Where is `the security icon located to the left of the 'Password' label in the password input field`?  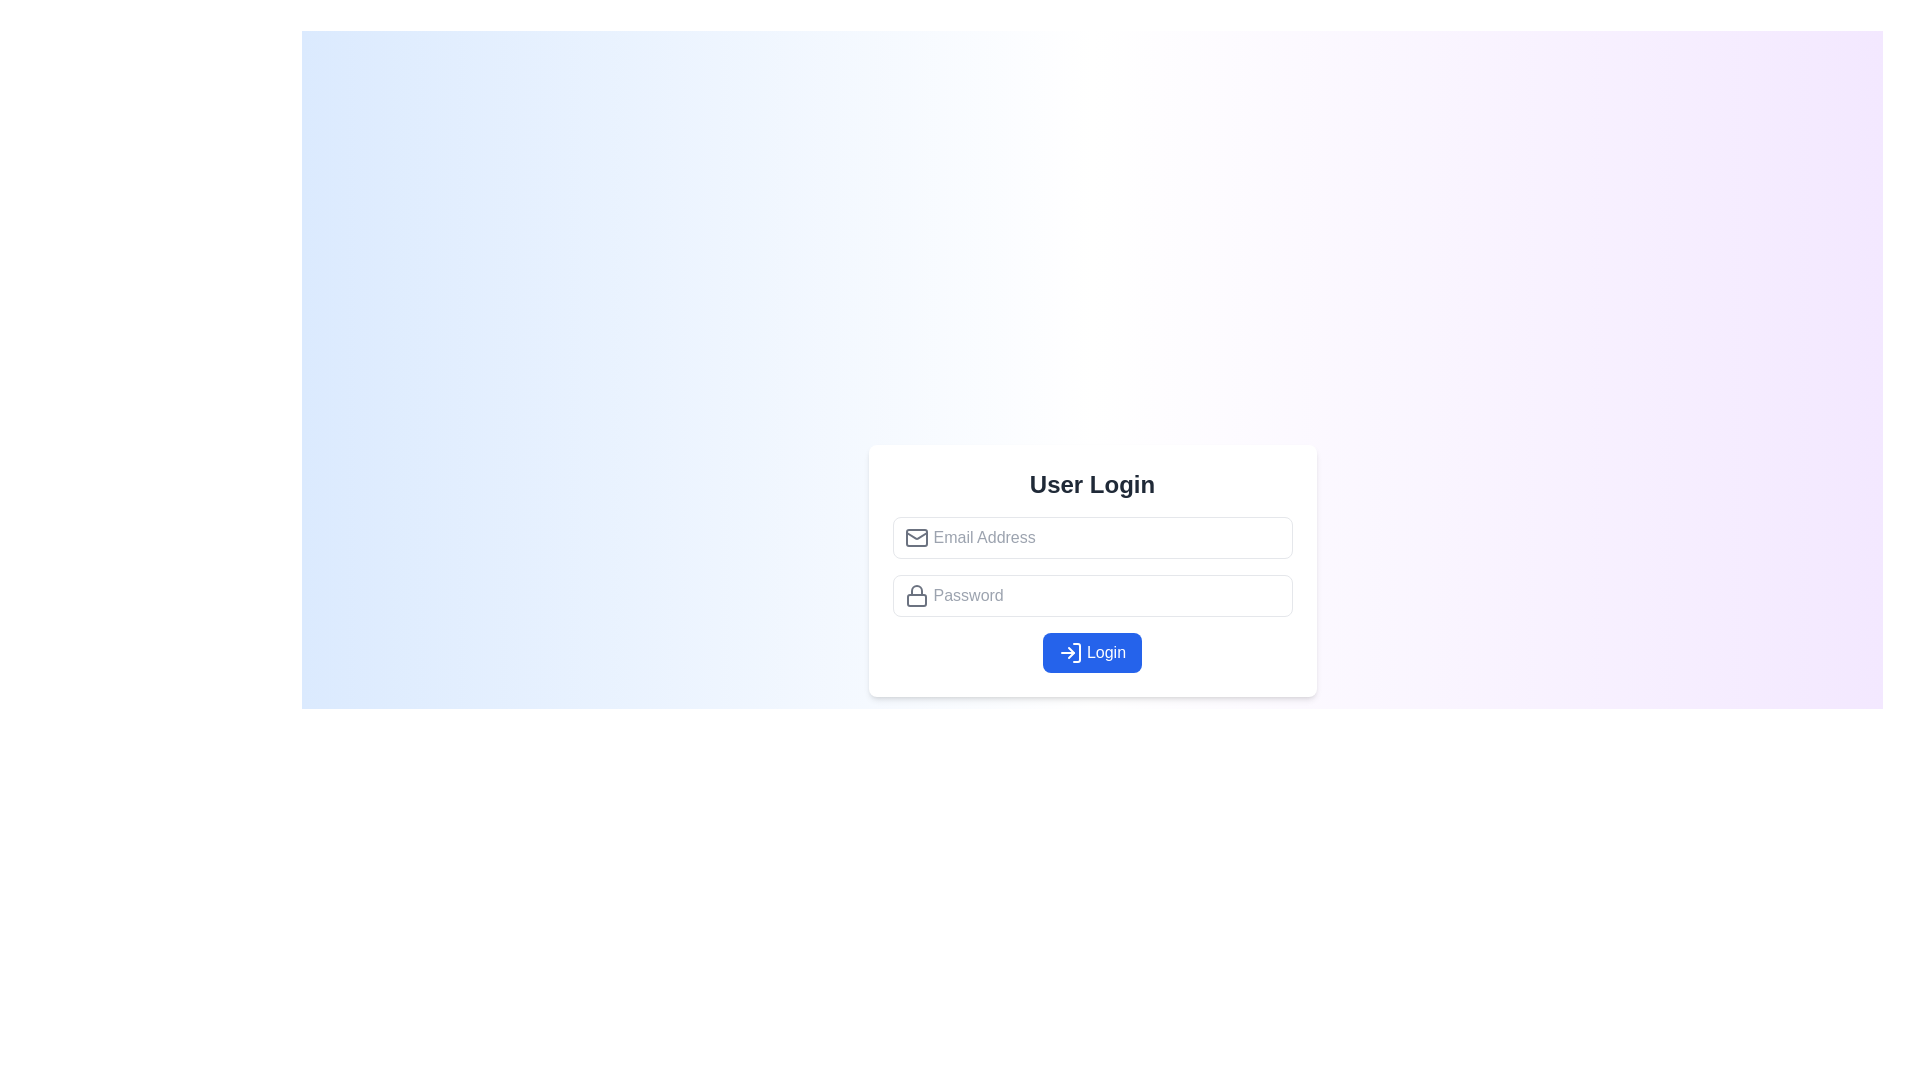
the security icon located to the left of the 'Password' label in the password input field is located at coordinates (915, 595).